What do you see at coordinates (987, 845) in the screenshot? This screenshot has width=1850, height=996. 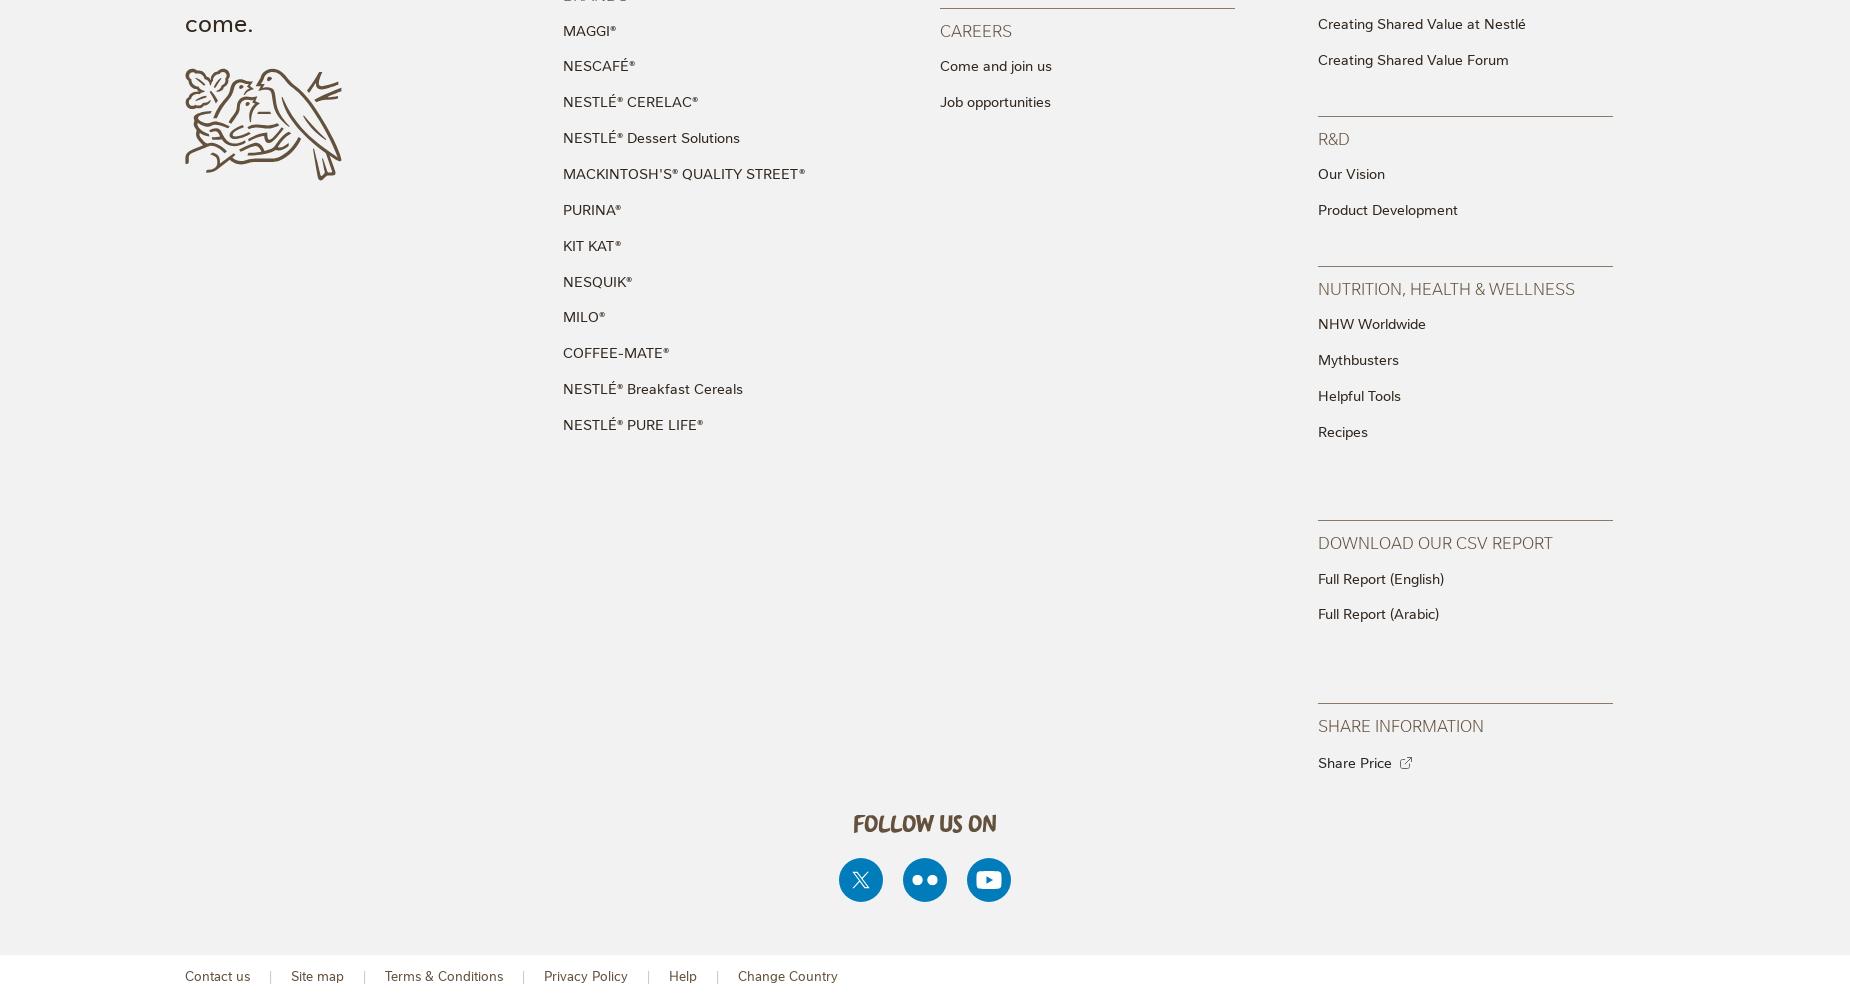 I see `'Nestle ME on YouTube'` at bounding box center [987, 845].